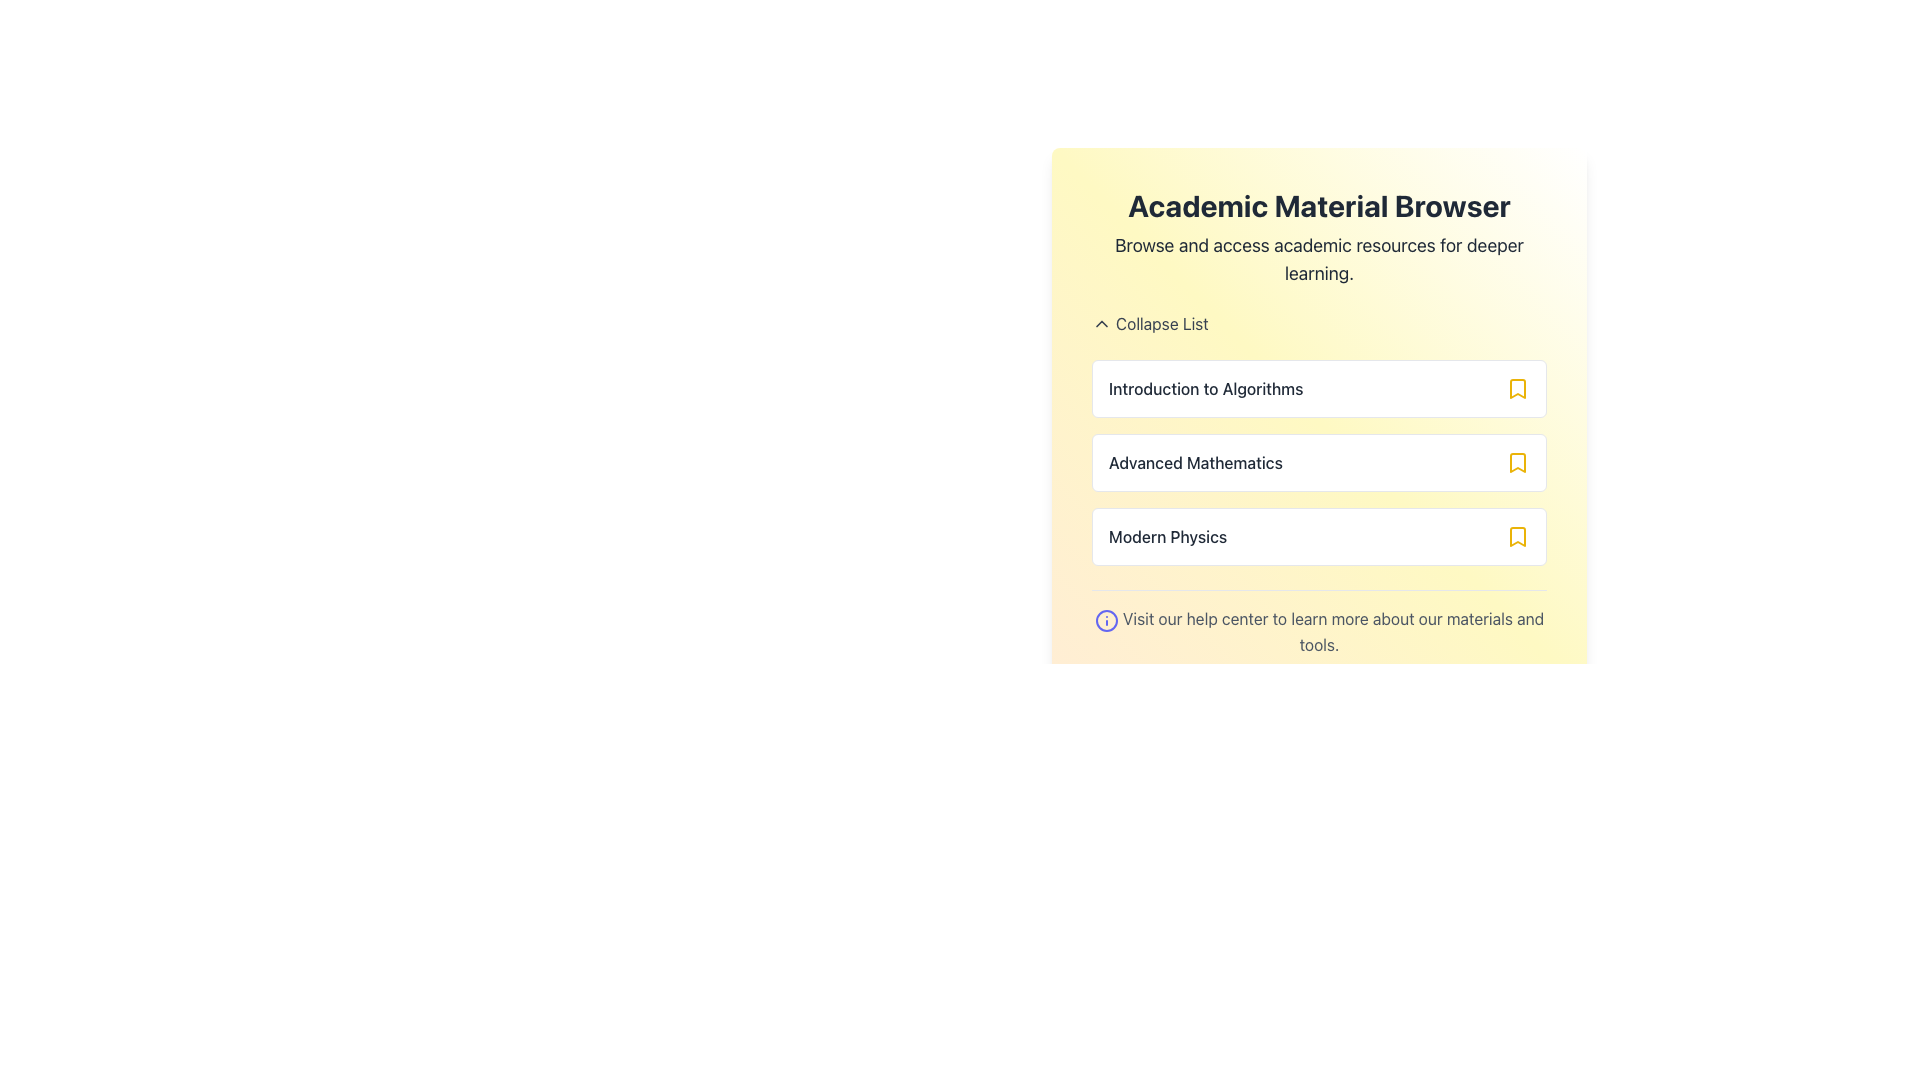 The height and width of the screenshot is (1080, 1920). What do you see at coordinates (1105, 619) in the screenshot?
I see `the informative icon, which is a circular icon with an 'i' symbol, located at the bottom-left corner of the text block that reads 'Visit our help center to learn more about our materials and tools.'` at bounding box center [1105, 619].